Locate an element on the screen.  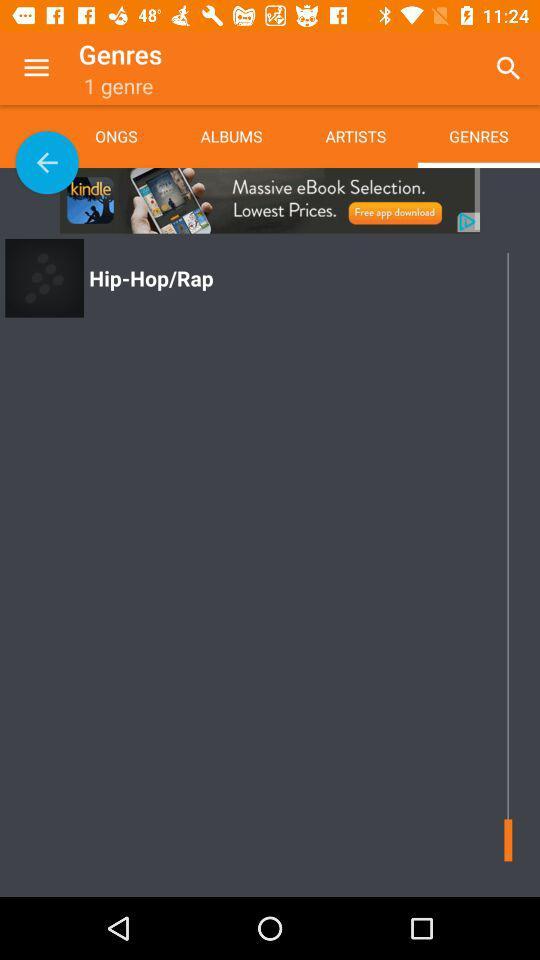
link to web page is located at coordinates (270, 200).